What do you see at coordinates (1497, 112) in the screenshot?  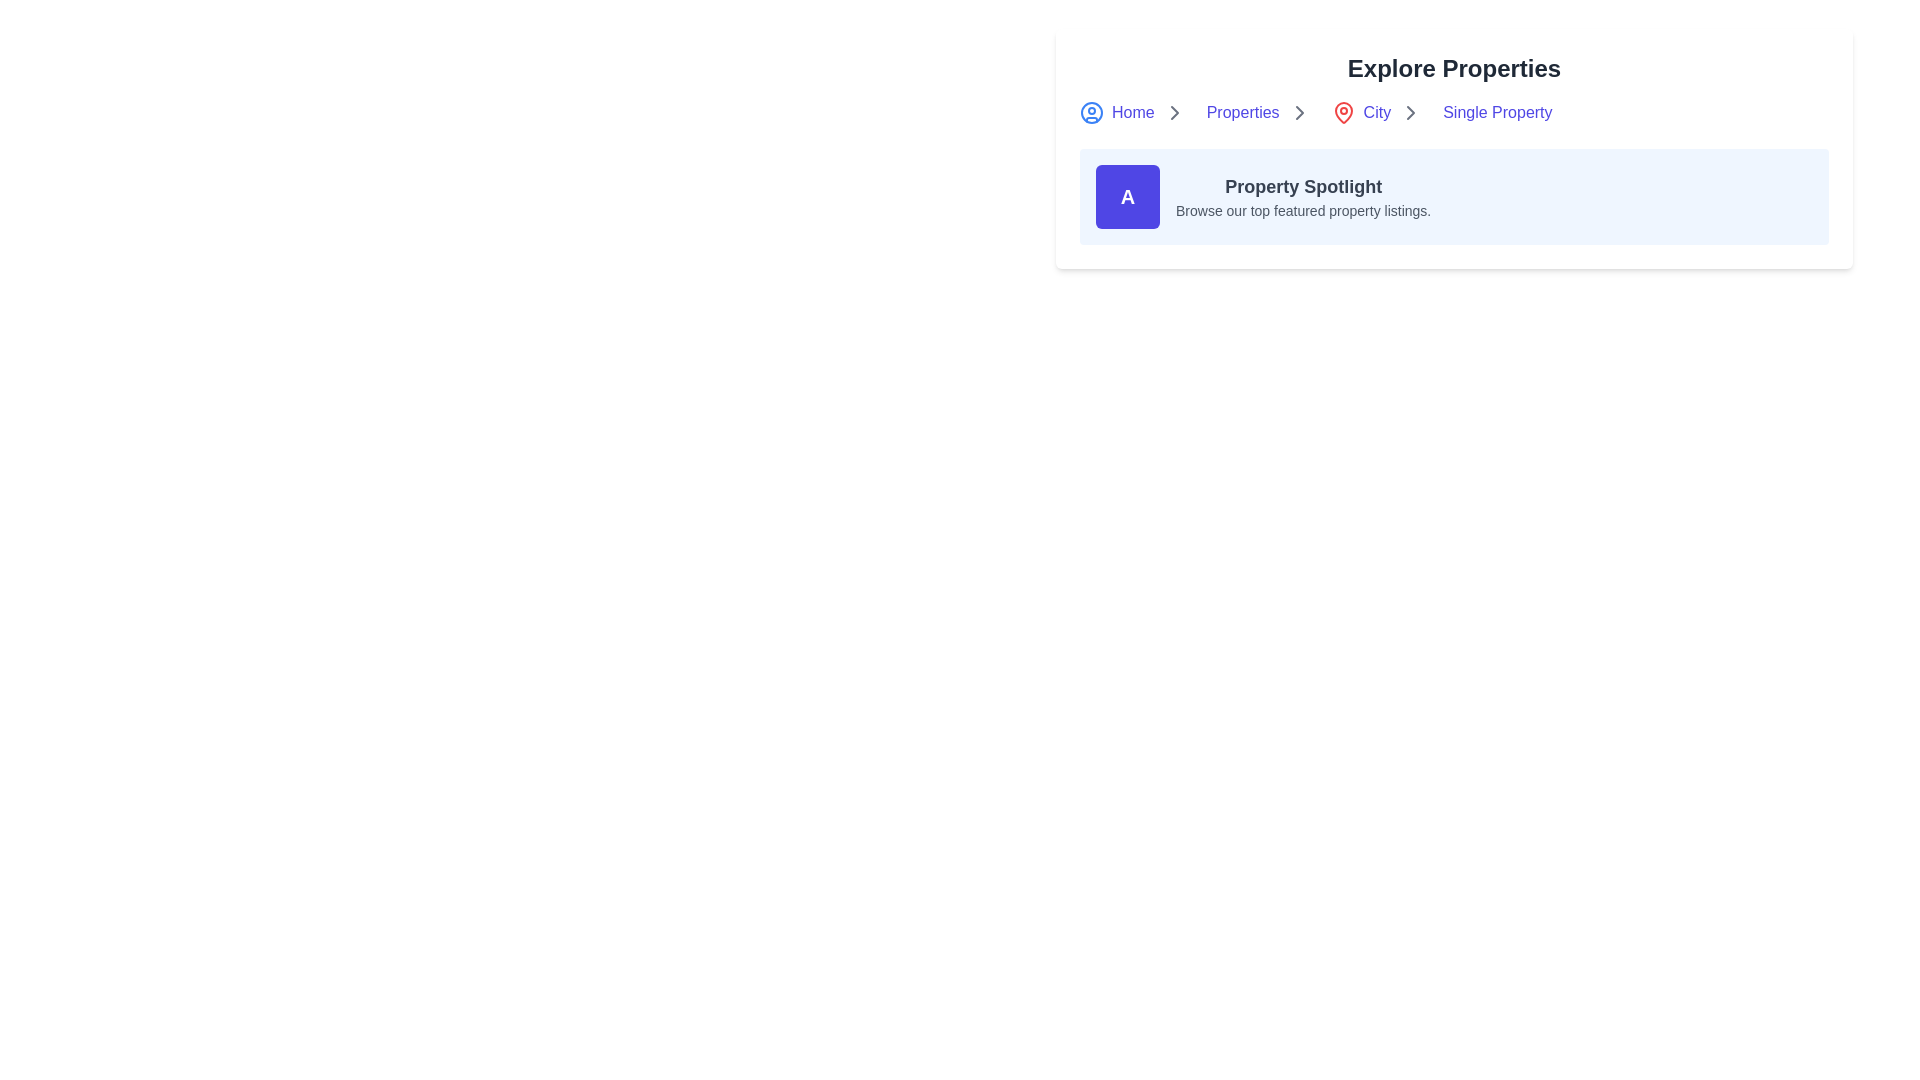 I see `the 'Single Property' breadcrumb label` at bounding box center [1497, 112].